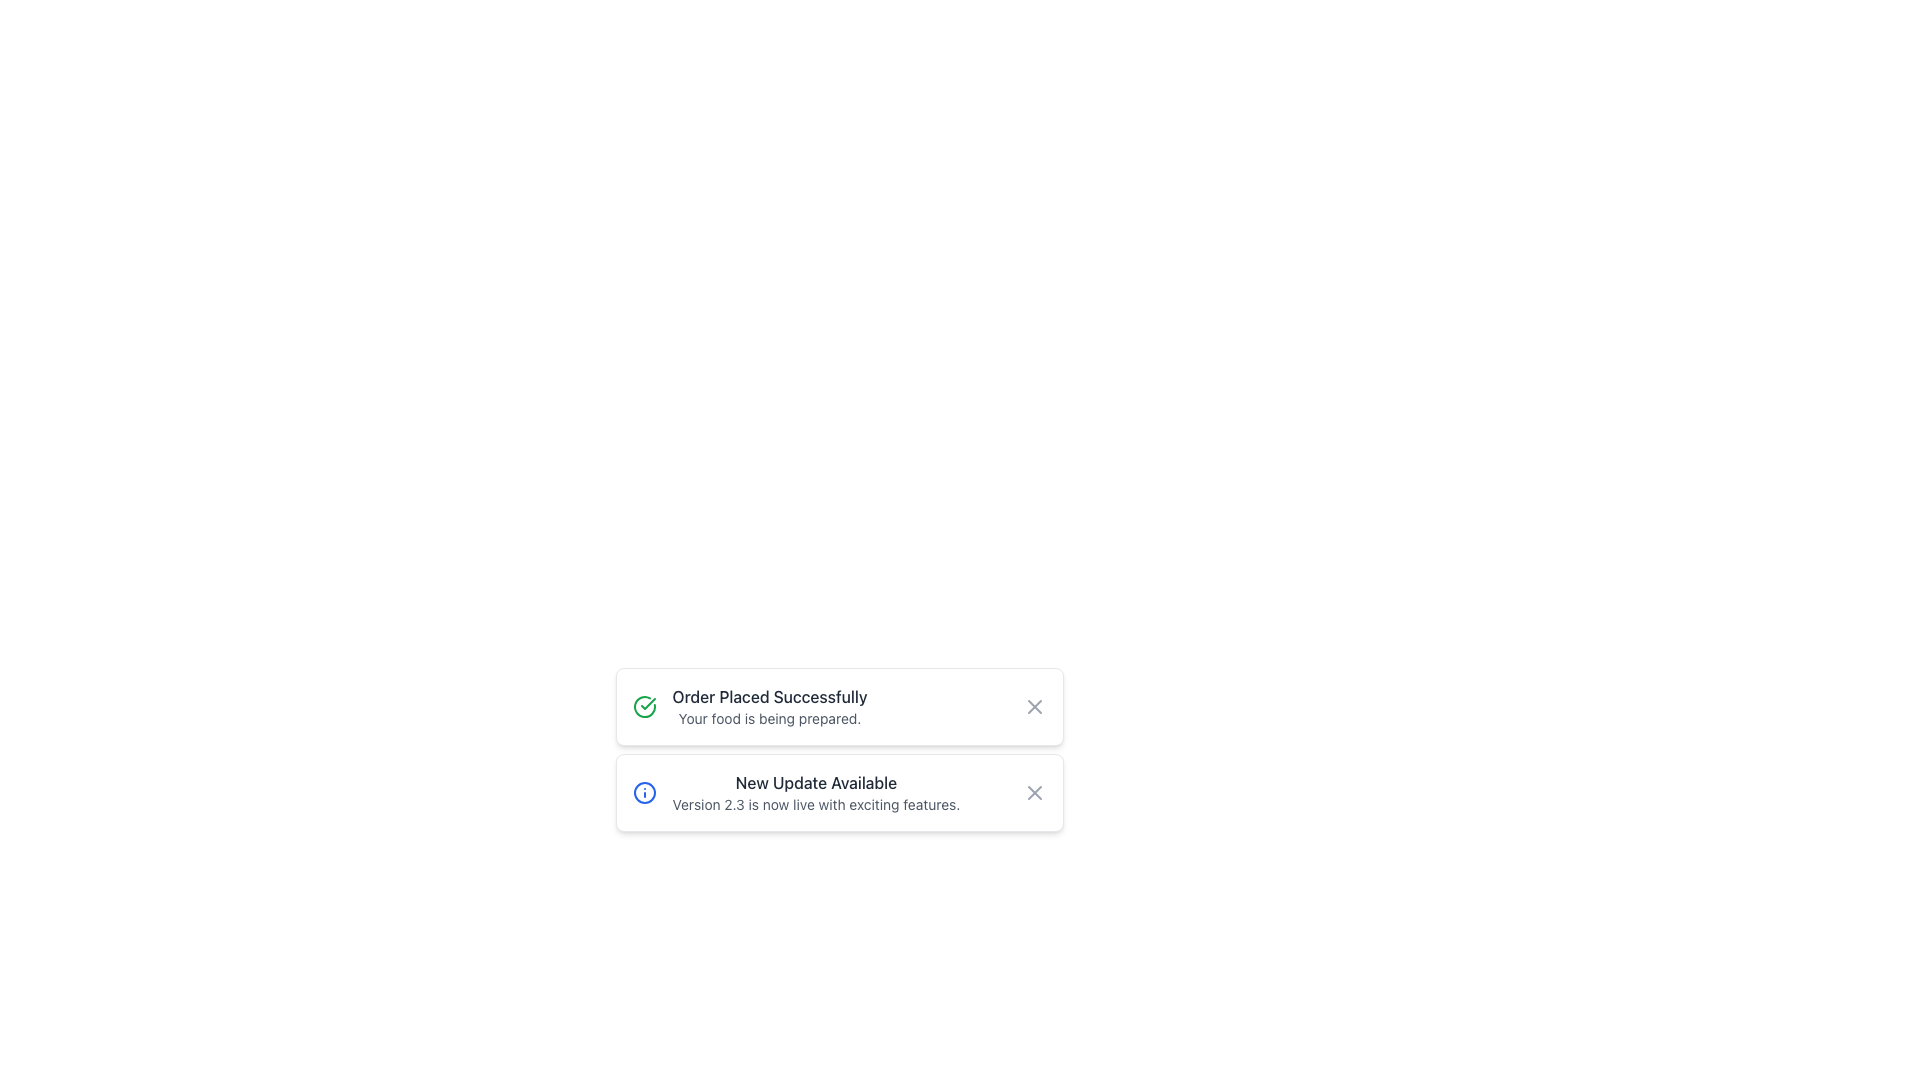 This screenshot has width=1920, height=1080. What do you see at coordinates (768, 705) in the screenshot?
I see `the Text Block that displays a message indicating that an order has been successfully processed and is in preparation, located in the upper part of the notification component` at bounding box center [768, 705].